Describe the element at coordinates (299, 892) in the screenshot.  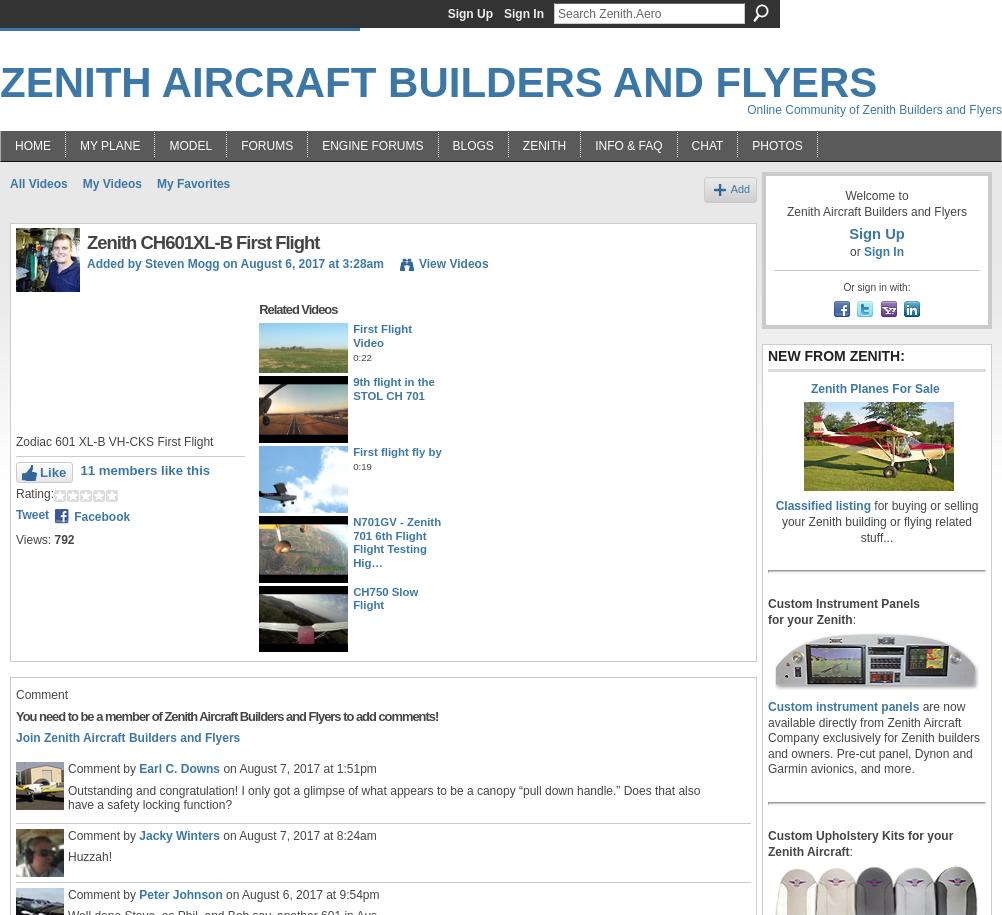
I see `'on August 6, 2017 at 9:54pm'` at that location.